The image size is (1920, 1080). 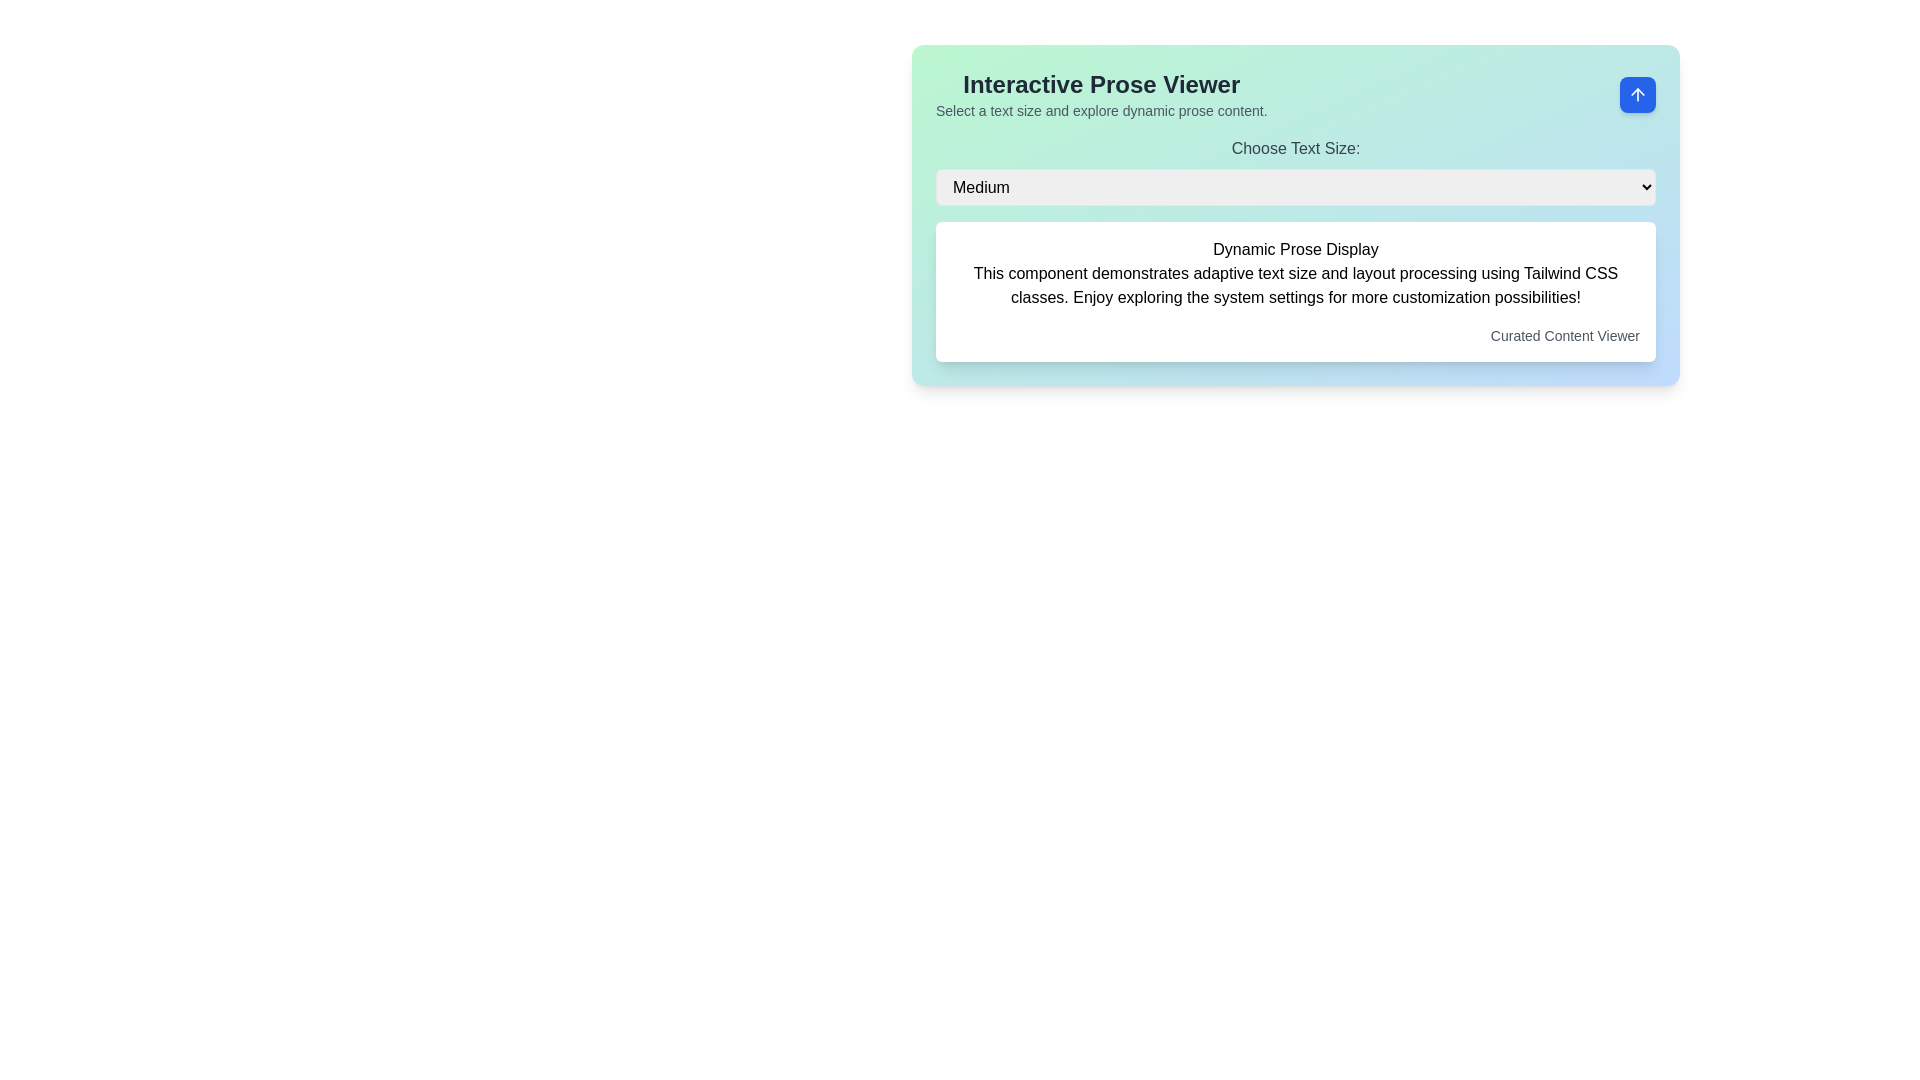 What do you see at coordinates (1296, 285) in the screenshot?
I see `the second paragraph element that provides information about the functionality and customization features of the interface, located below the title 'Dynamic Prose Display'` at bounding box center [1296, 285].